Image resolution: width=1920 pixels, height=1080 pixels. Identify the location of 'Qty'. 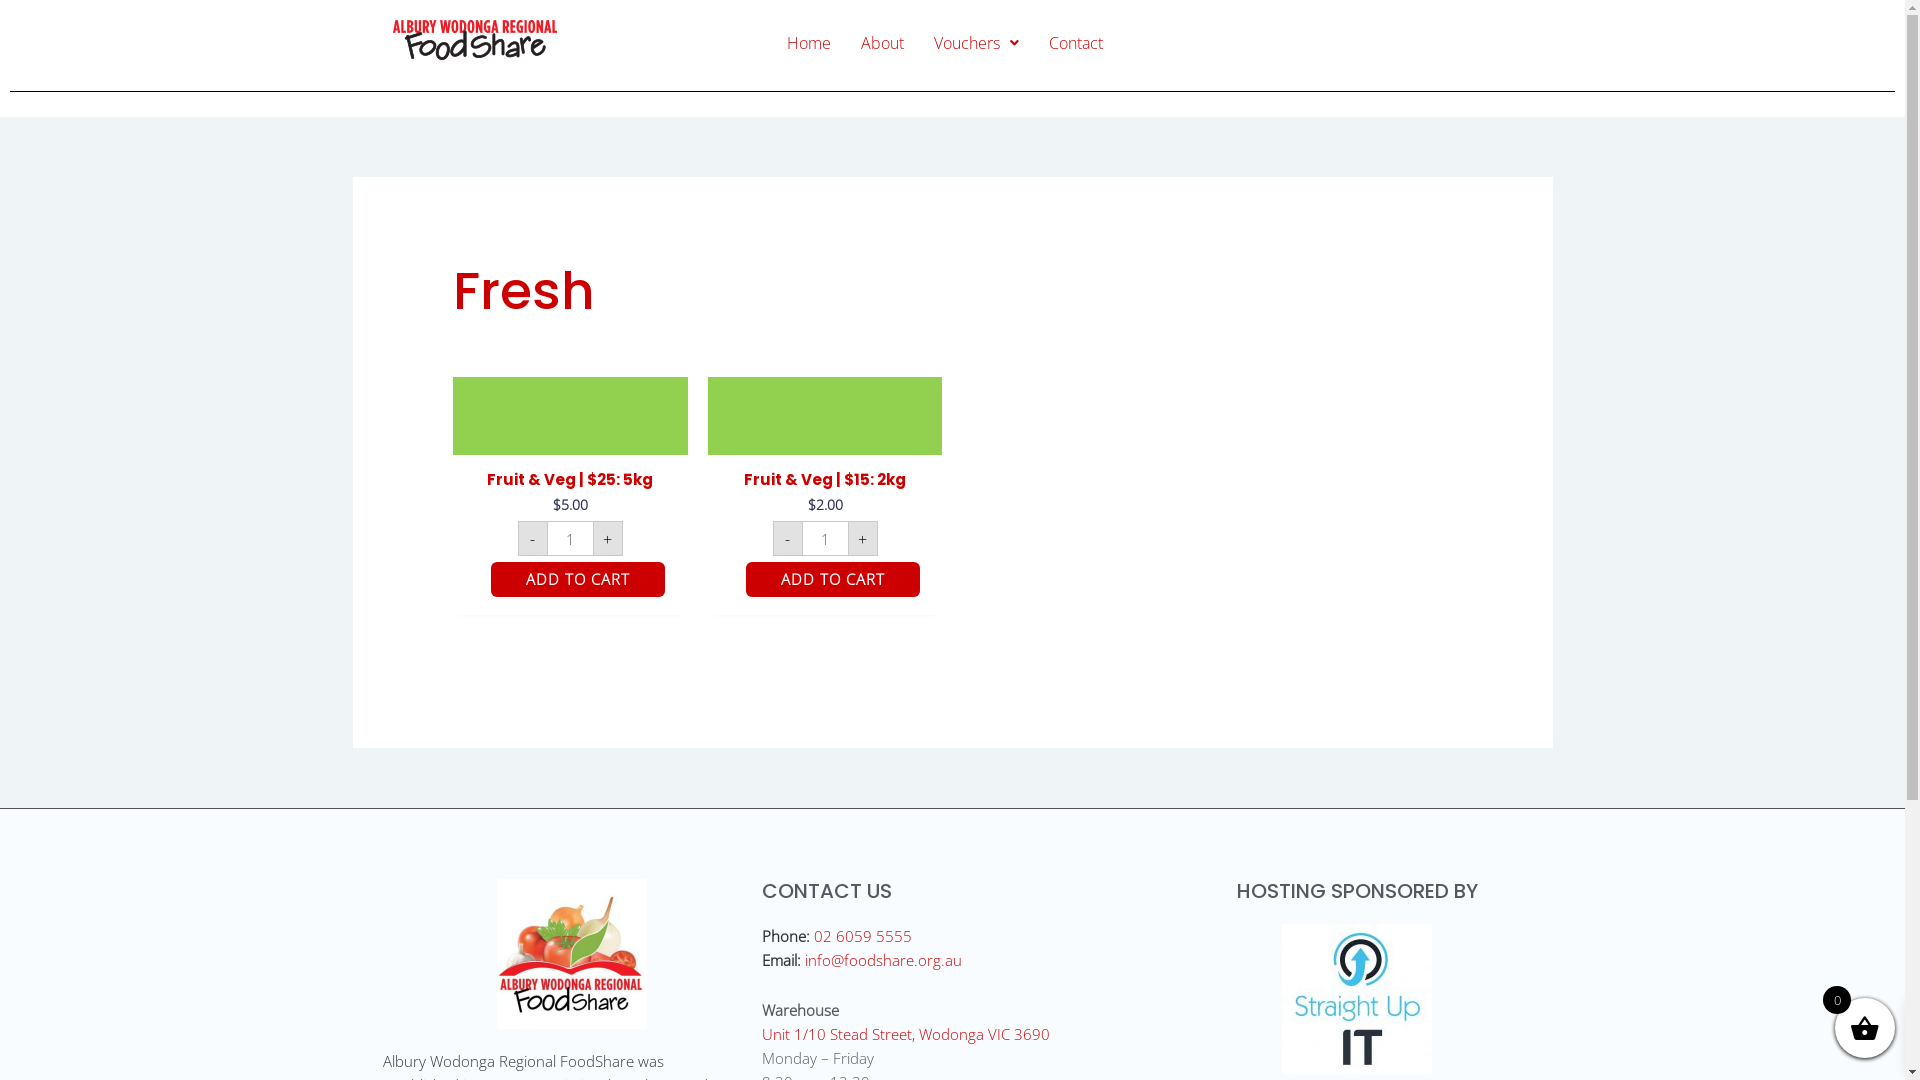
(824, 537).